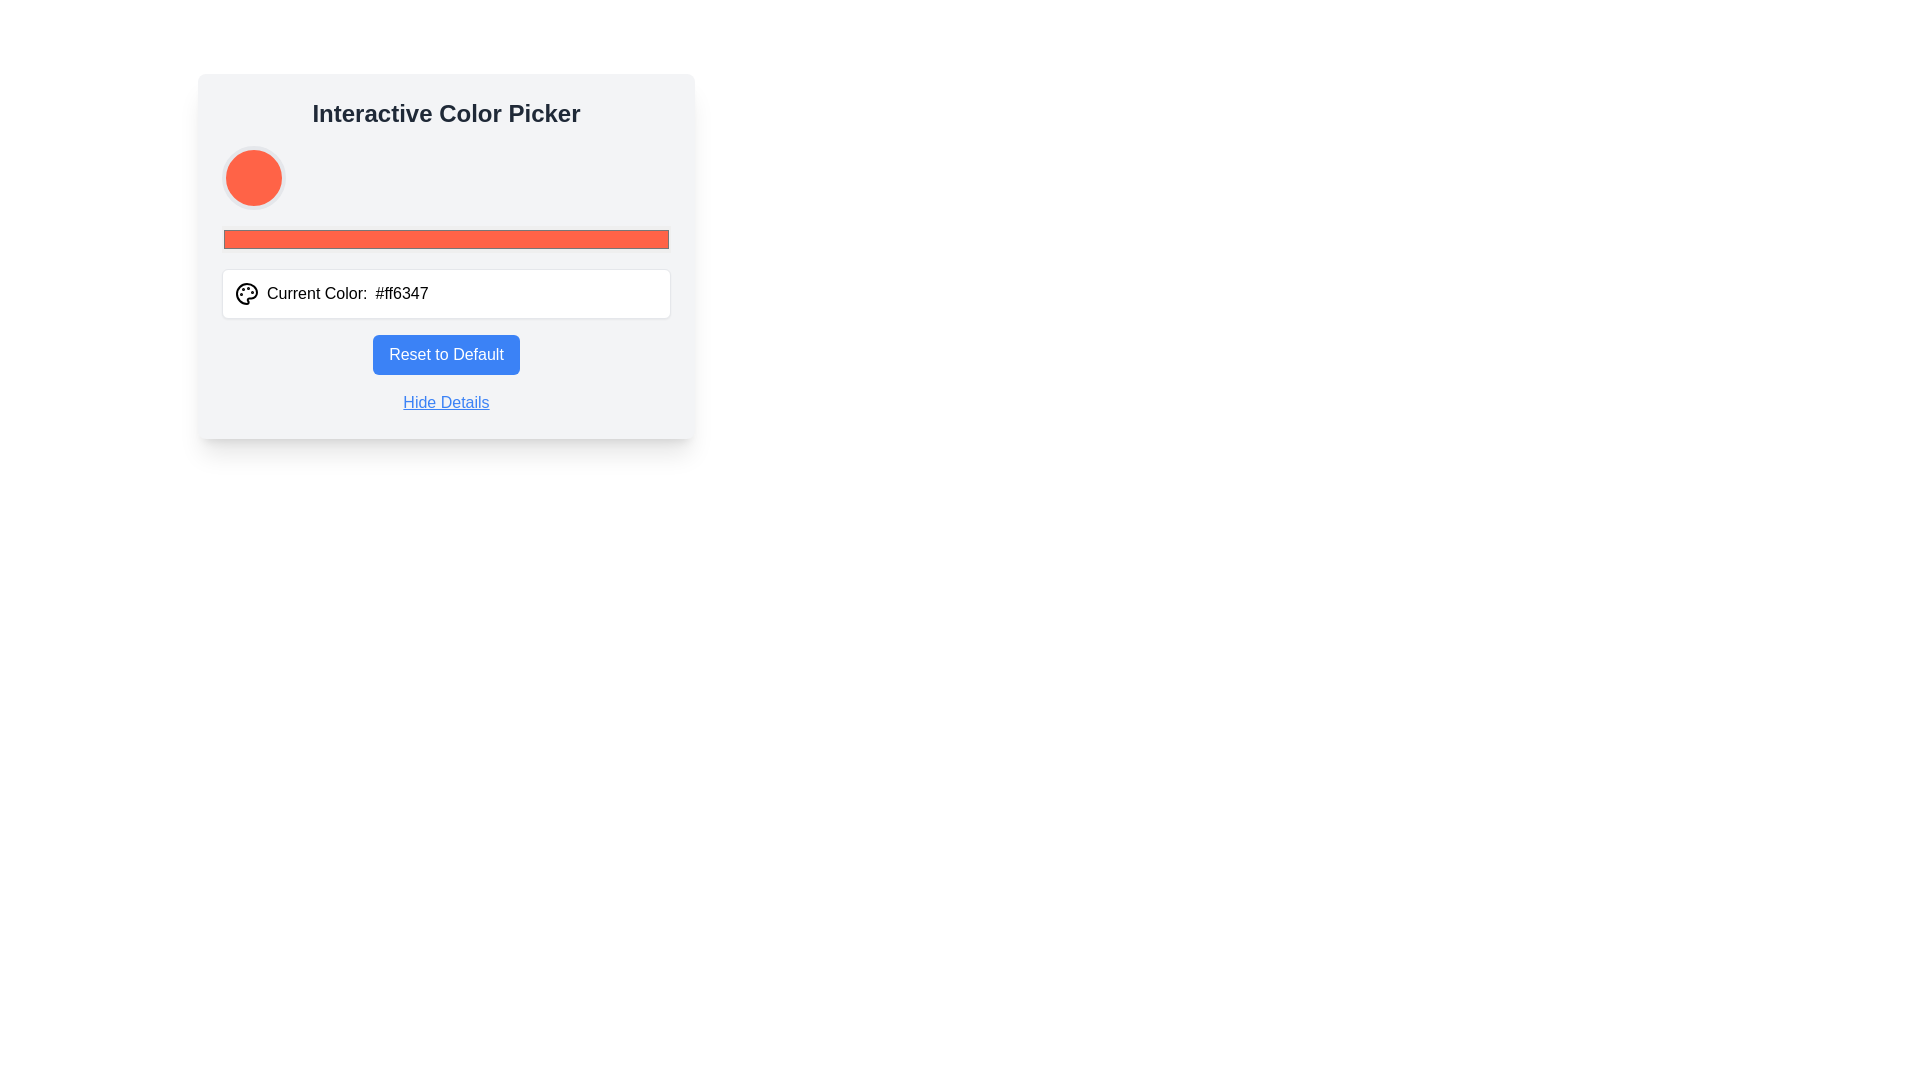  What do you see at coordinates (536, 238) in the screenshot?
I see `the slider value` at bounding box center [536, 238].